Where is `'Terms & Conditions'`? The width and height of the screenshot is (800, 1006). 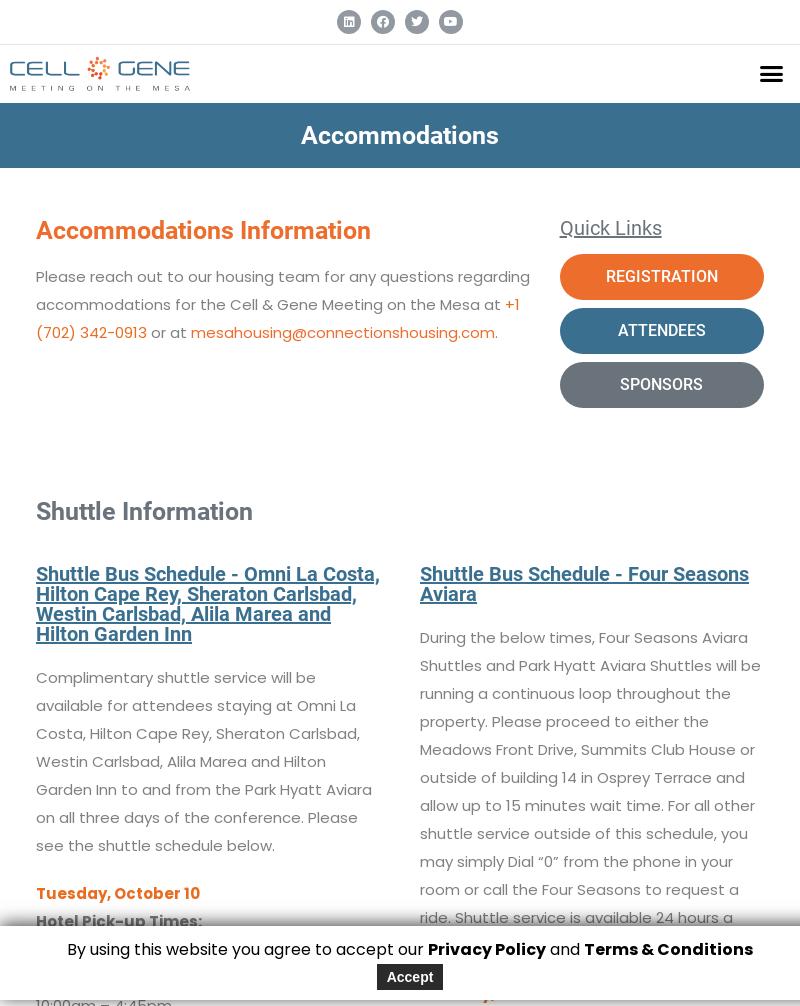 'Terms & Conditions' is located at coordinates (583, 948).